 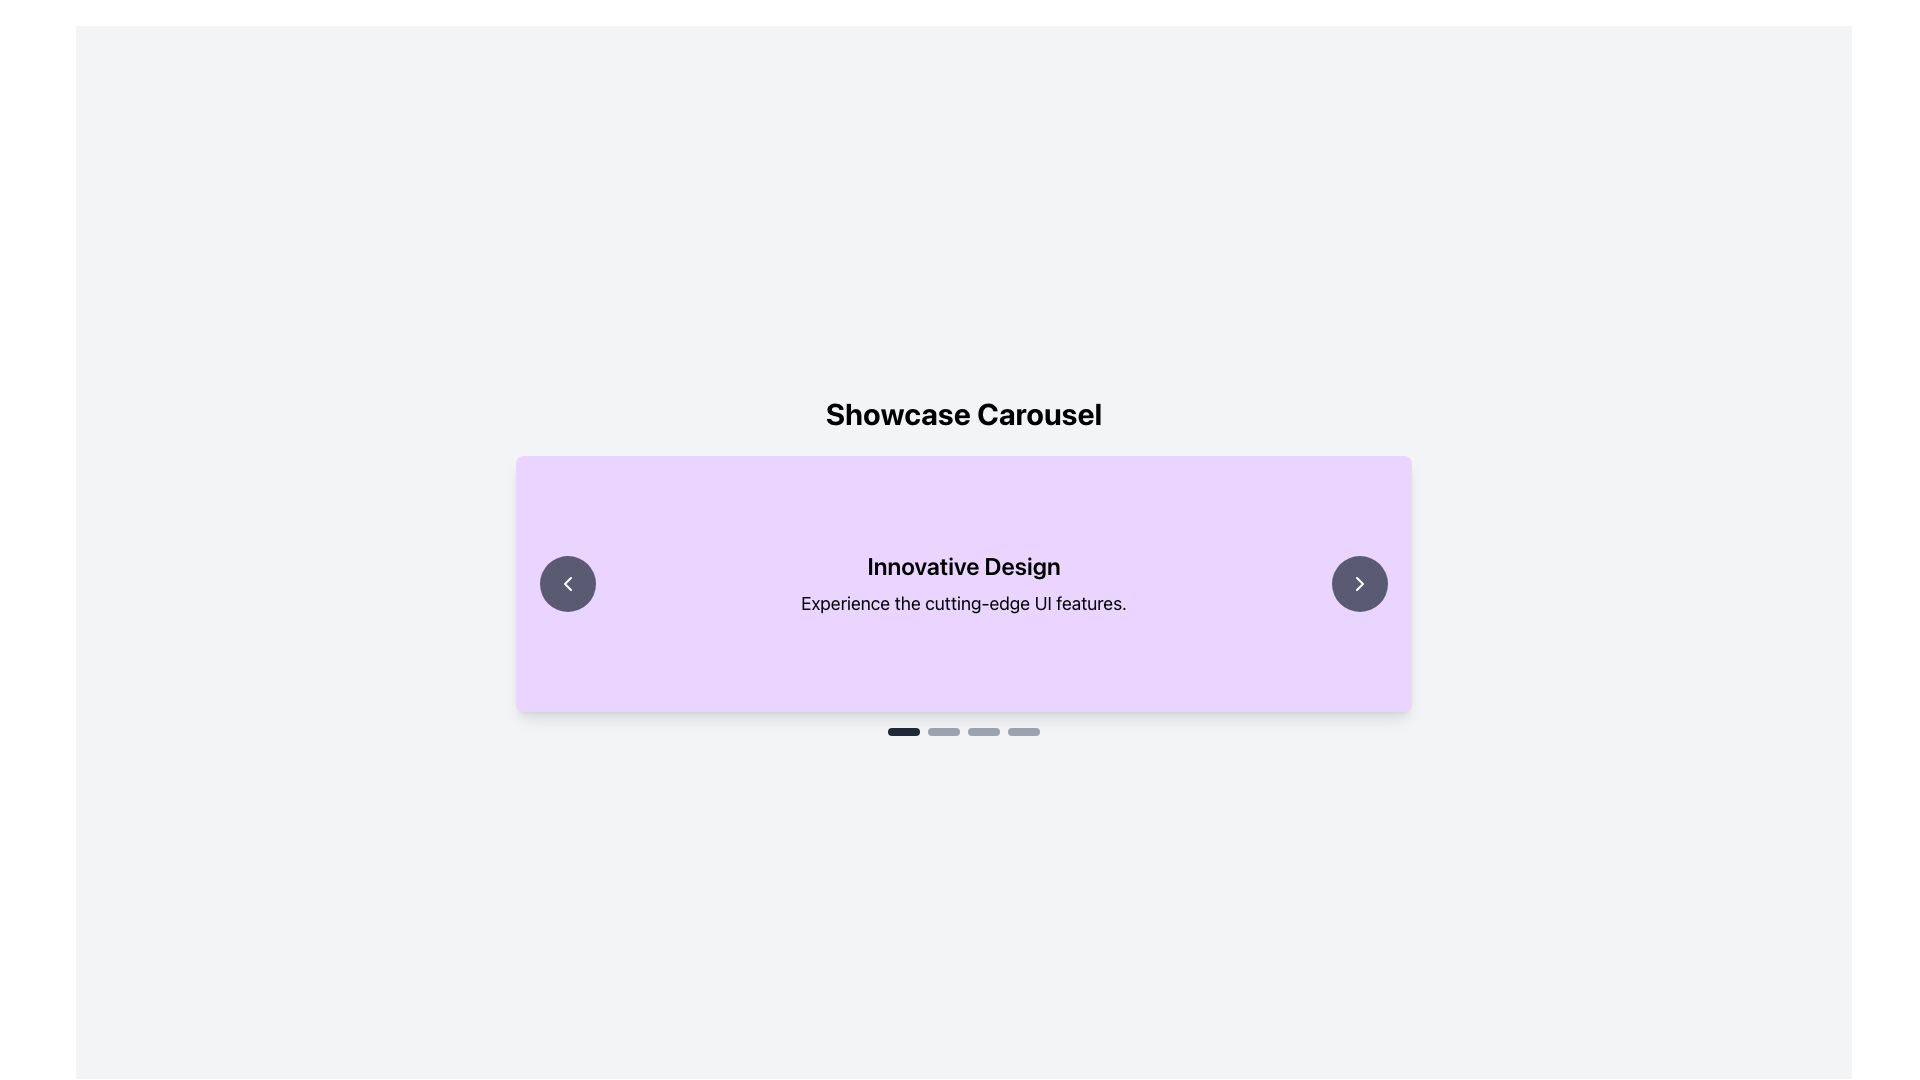 I want to click on the first indicator element at the bottom of the carousel, so click(x=902, y=732).